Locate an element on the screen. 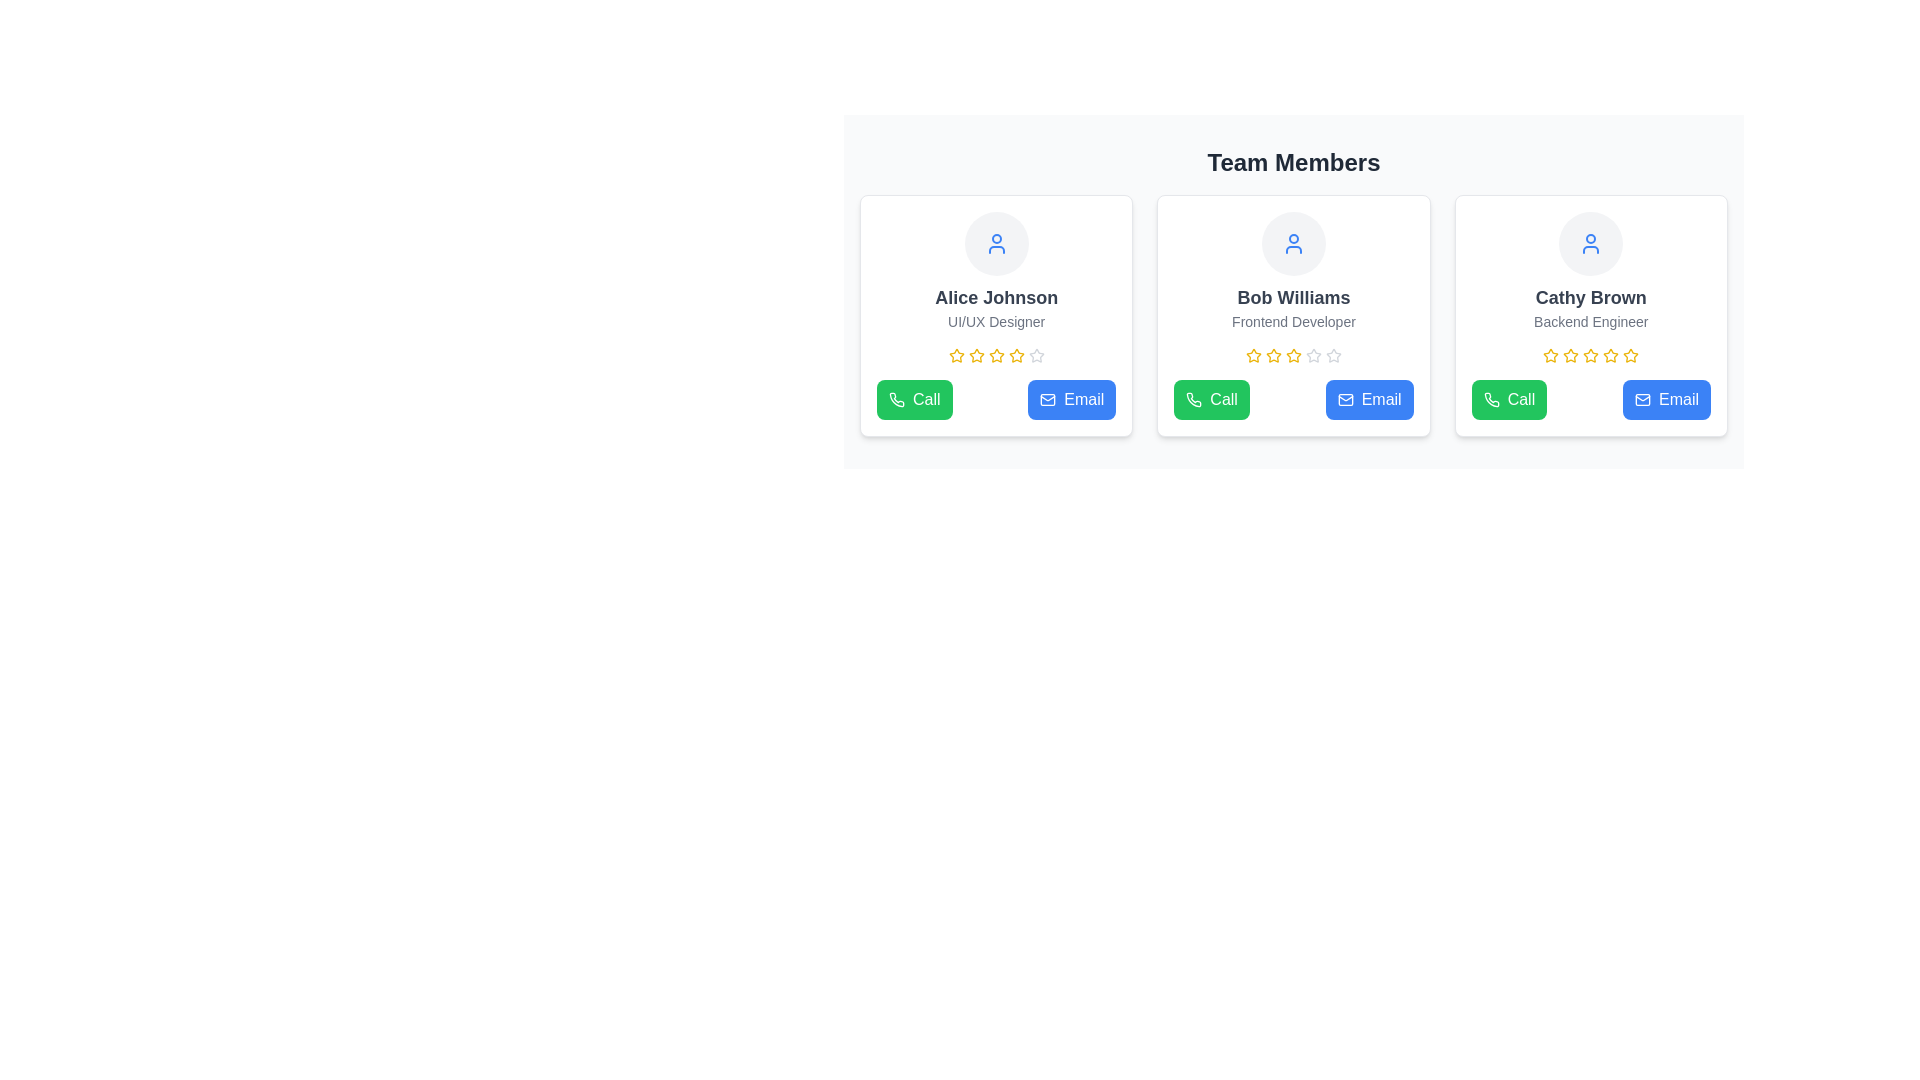  the first profile card in the grid layout, which contains information about an individual including their name, job title, contact methods, and a rating system is located at coordinates (996, 315).